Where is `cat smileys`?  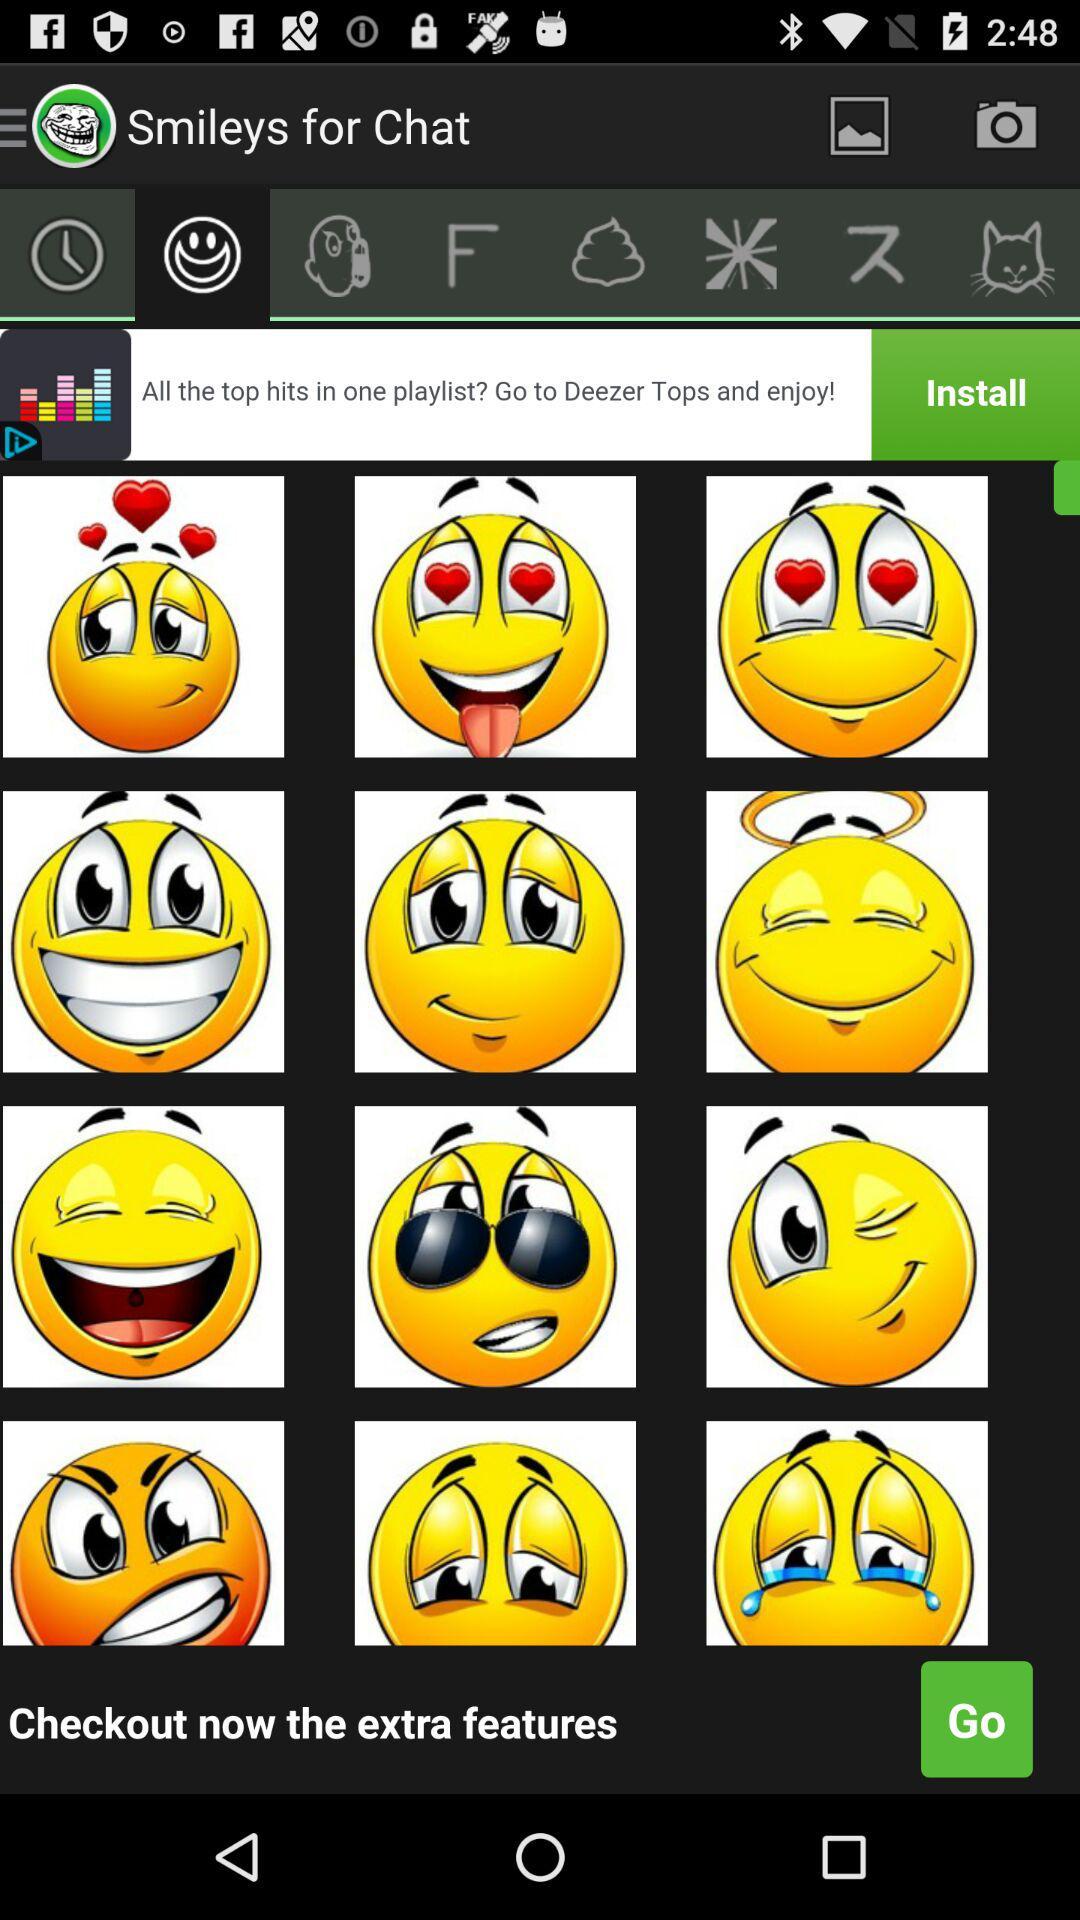 cat smileys is located at coordinates (1012, 253).